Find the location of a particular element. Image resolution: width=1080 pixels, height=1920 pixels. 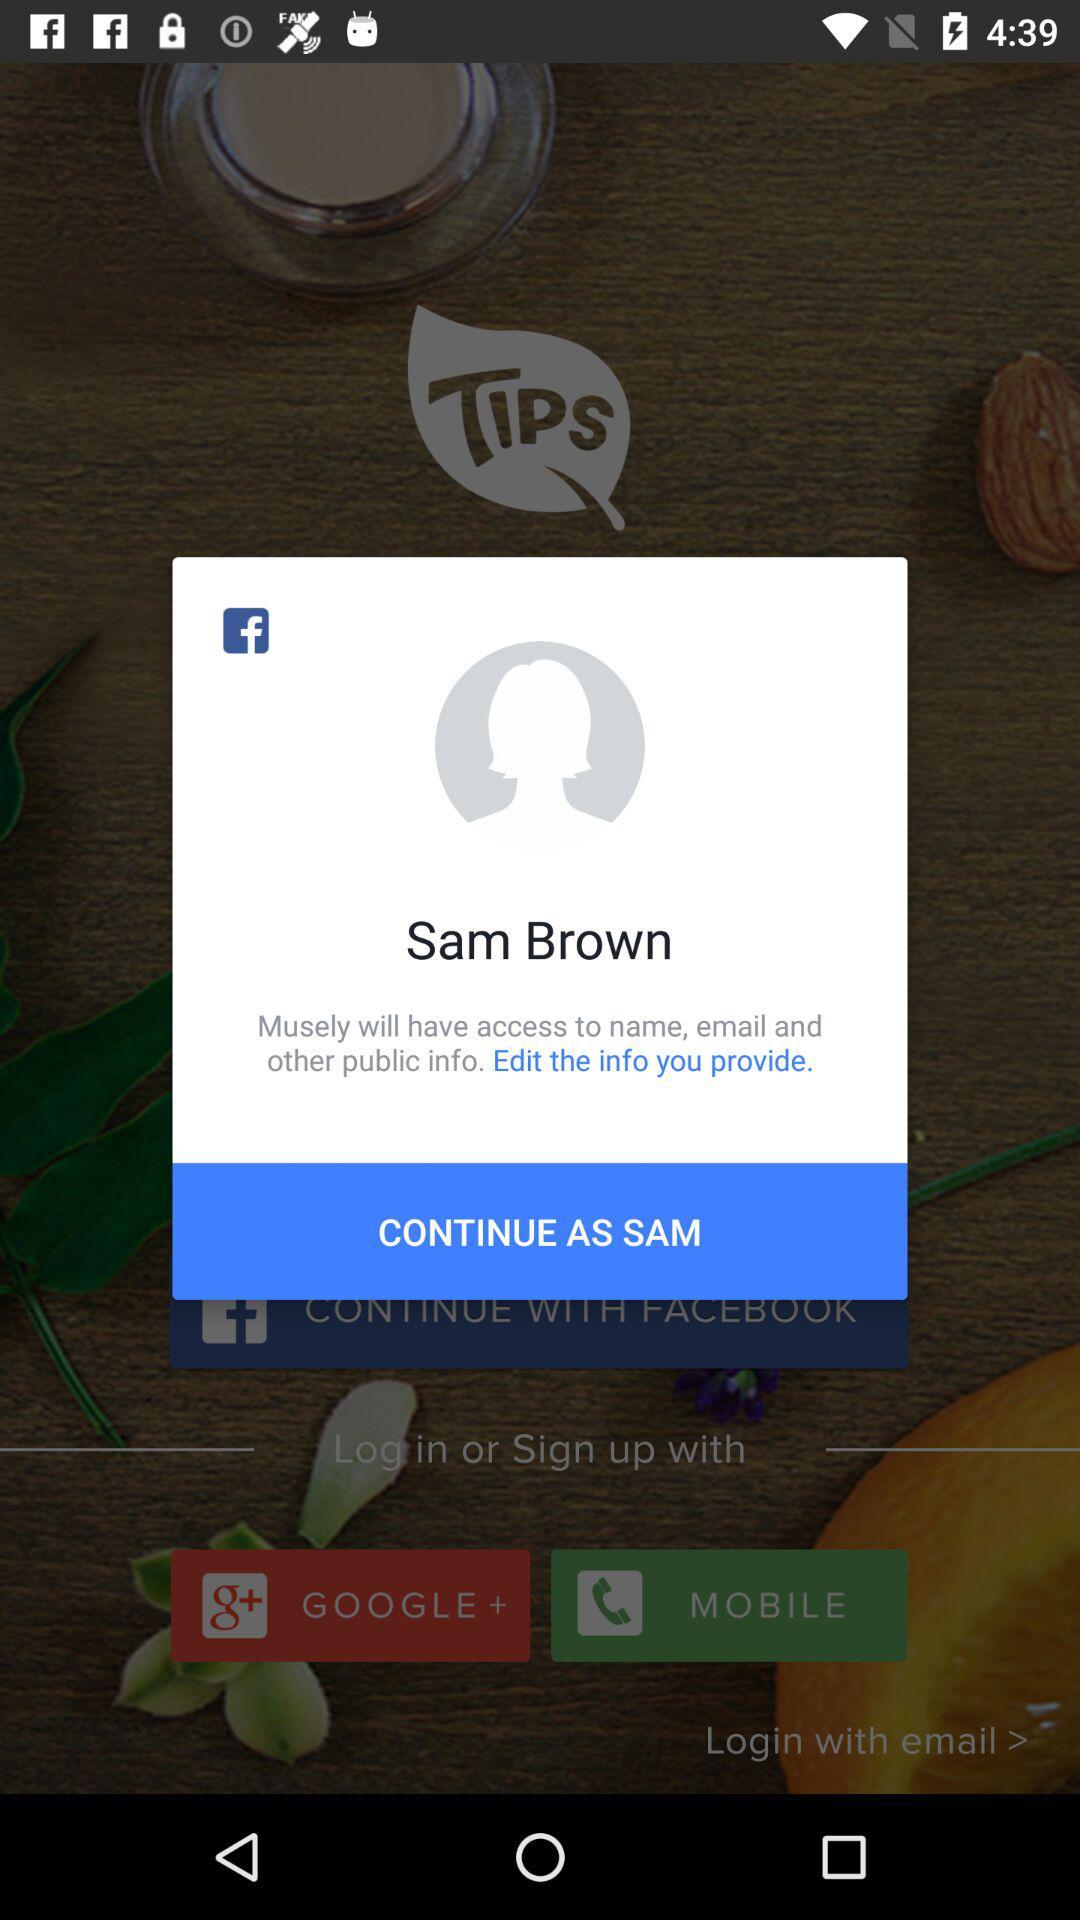

the icon below the sam brown icon is located at coordinates (540, 1041).